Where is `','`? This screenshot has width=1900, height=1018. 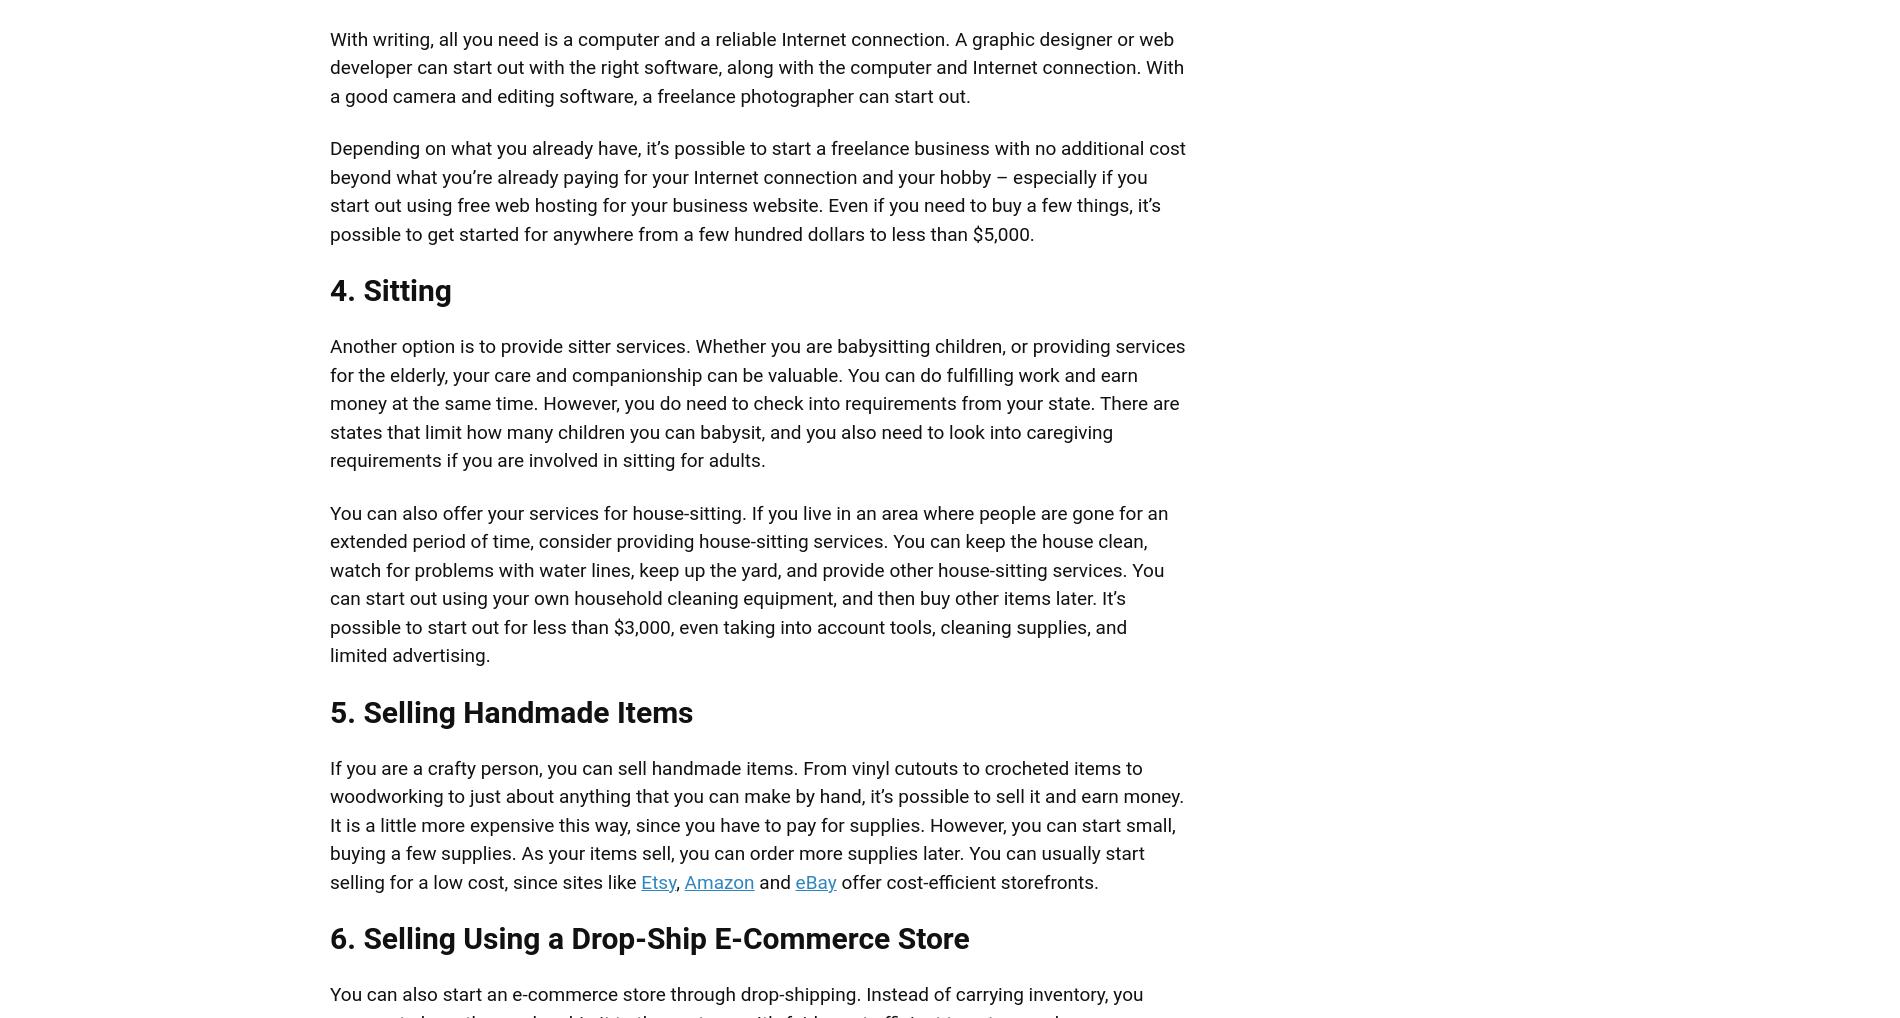 ',' is located at coordinates (680, 881).